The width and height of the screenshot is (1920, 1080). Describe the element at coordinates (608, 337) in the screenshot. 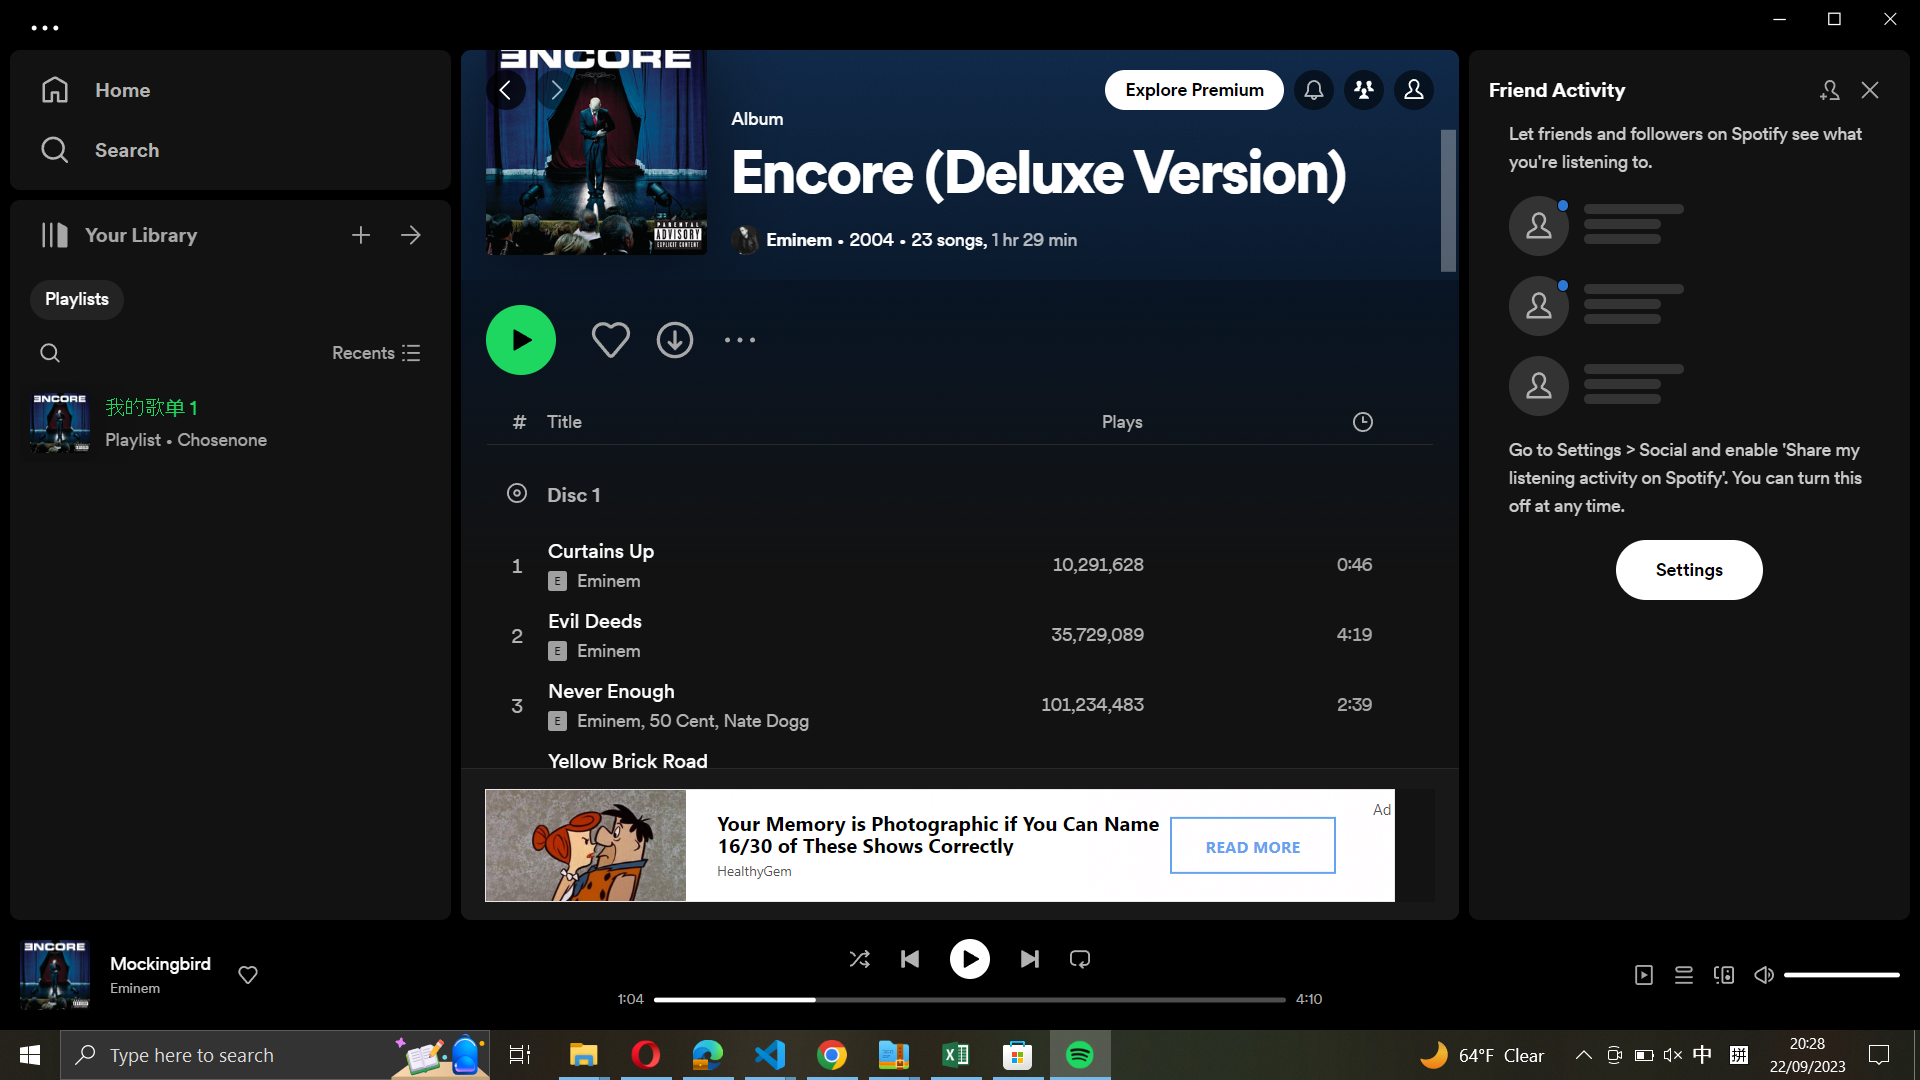

I see `Like the playlist` at that location.